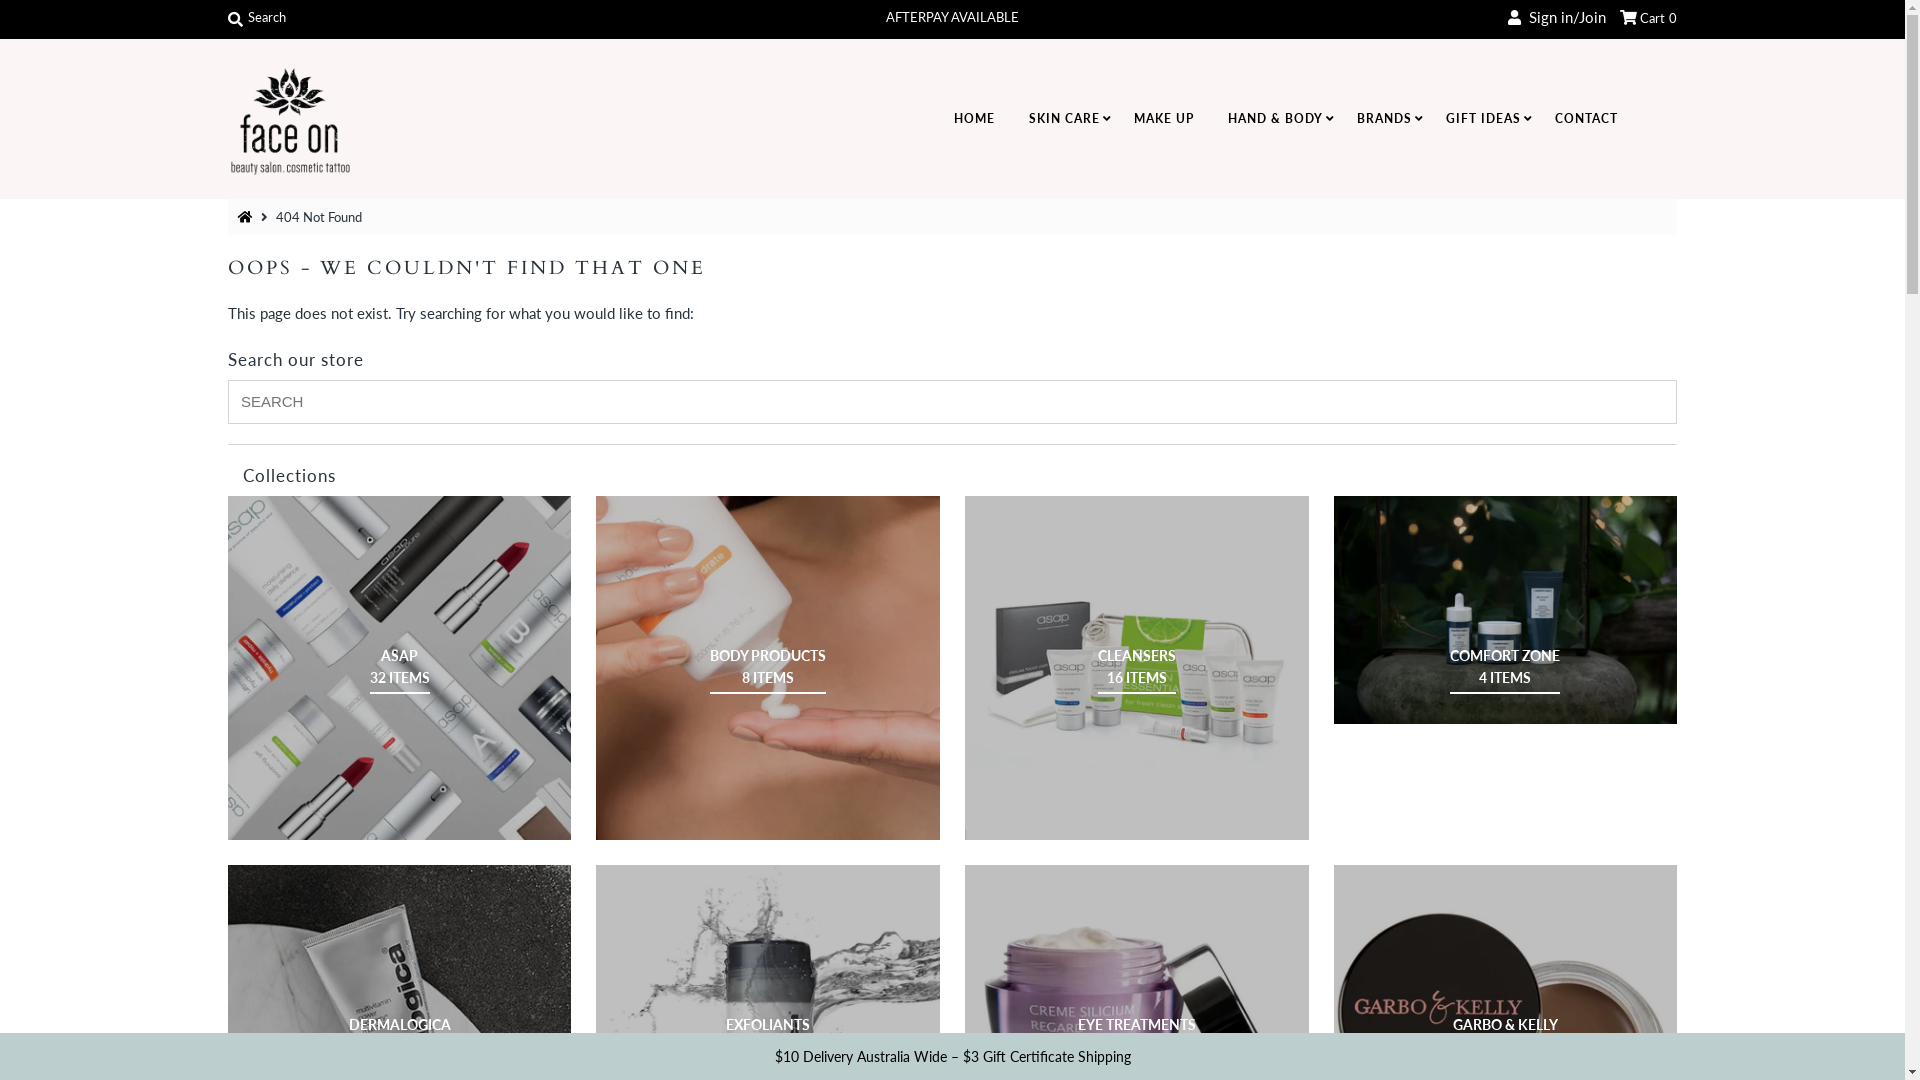 The height and width of the screenshot is (1080, 1920). I want to click on 'HOME', so click(936, 119).